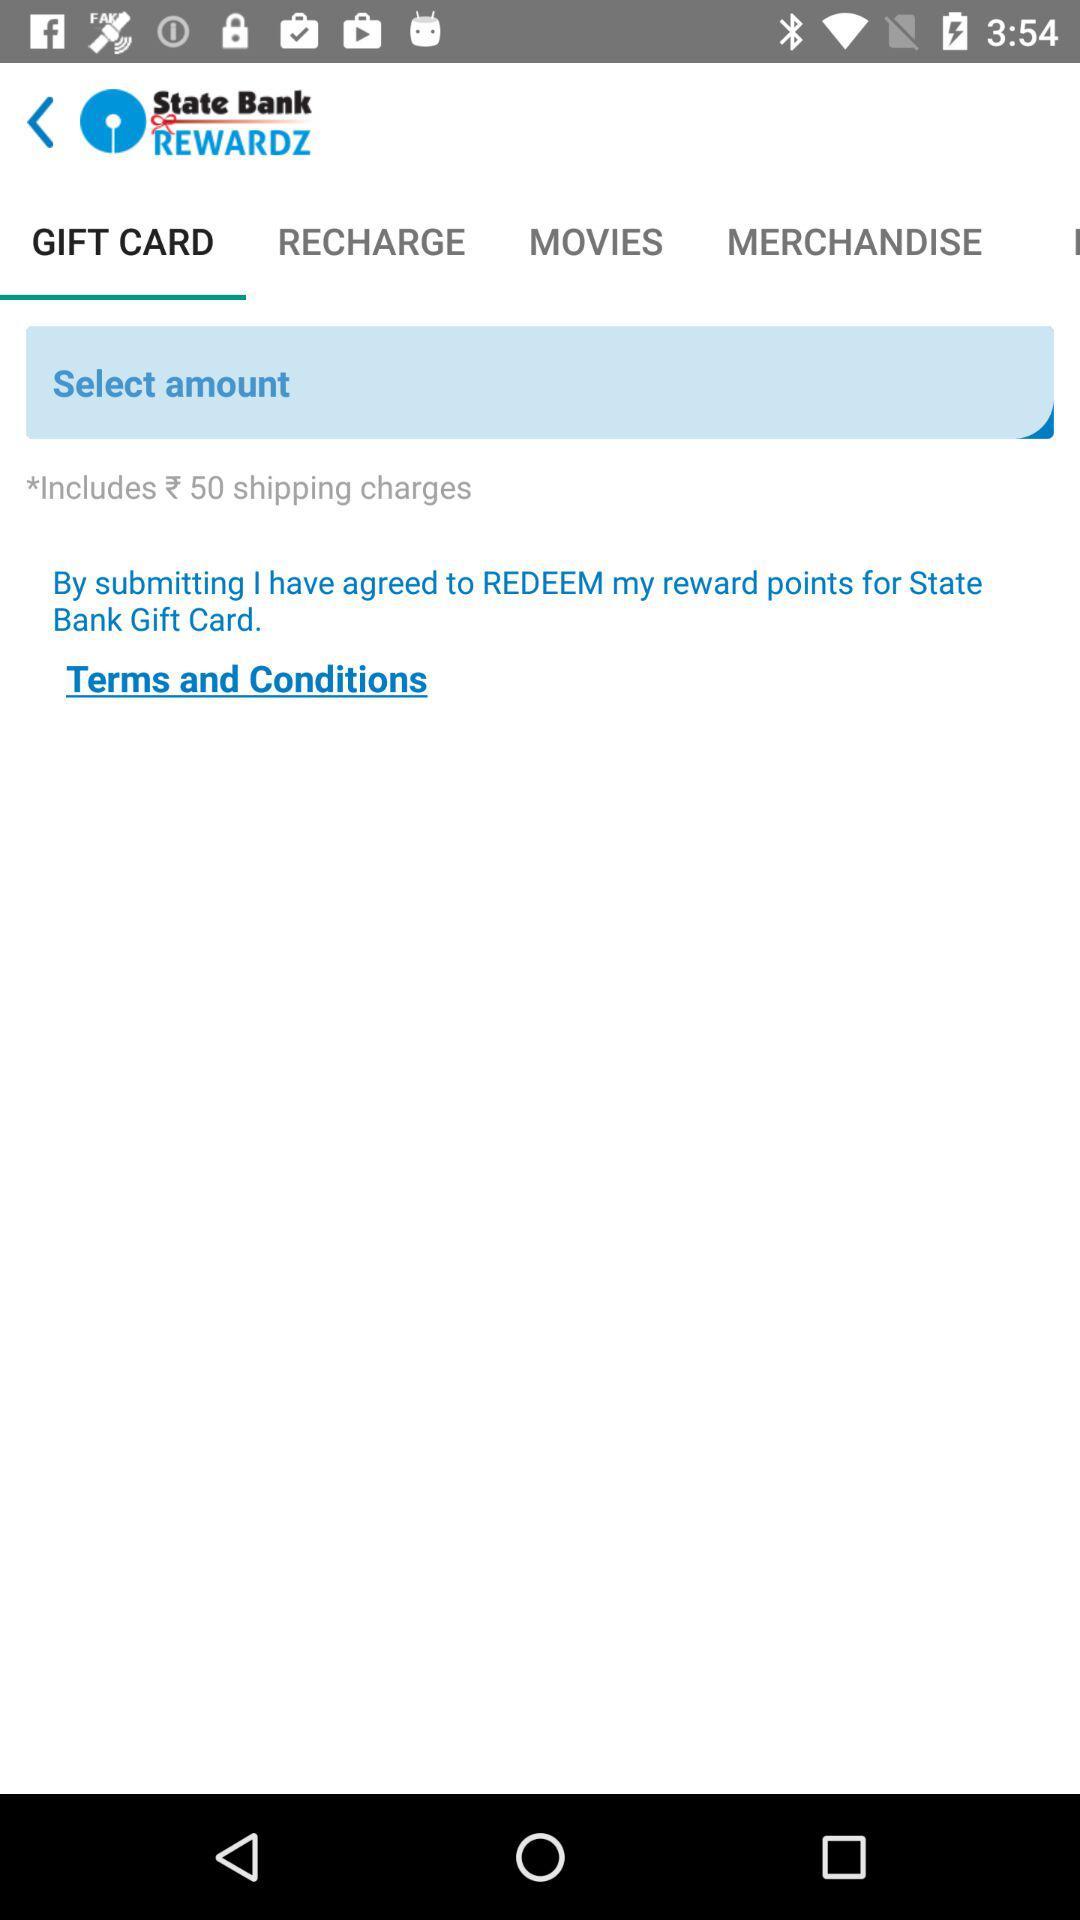 The height and width of the screenshot is (1920, 1080). Describe the element at coordinates (245, 677) in the screenshot. I see `the app below the by submitting i` at that location.